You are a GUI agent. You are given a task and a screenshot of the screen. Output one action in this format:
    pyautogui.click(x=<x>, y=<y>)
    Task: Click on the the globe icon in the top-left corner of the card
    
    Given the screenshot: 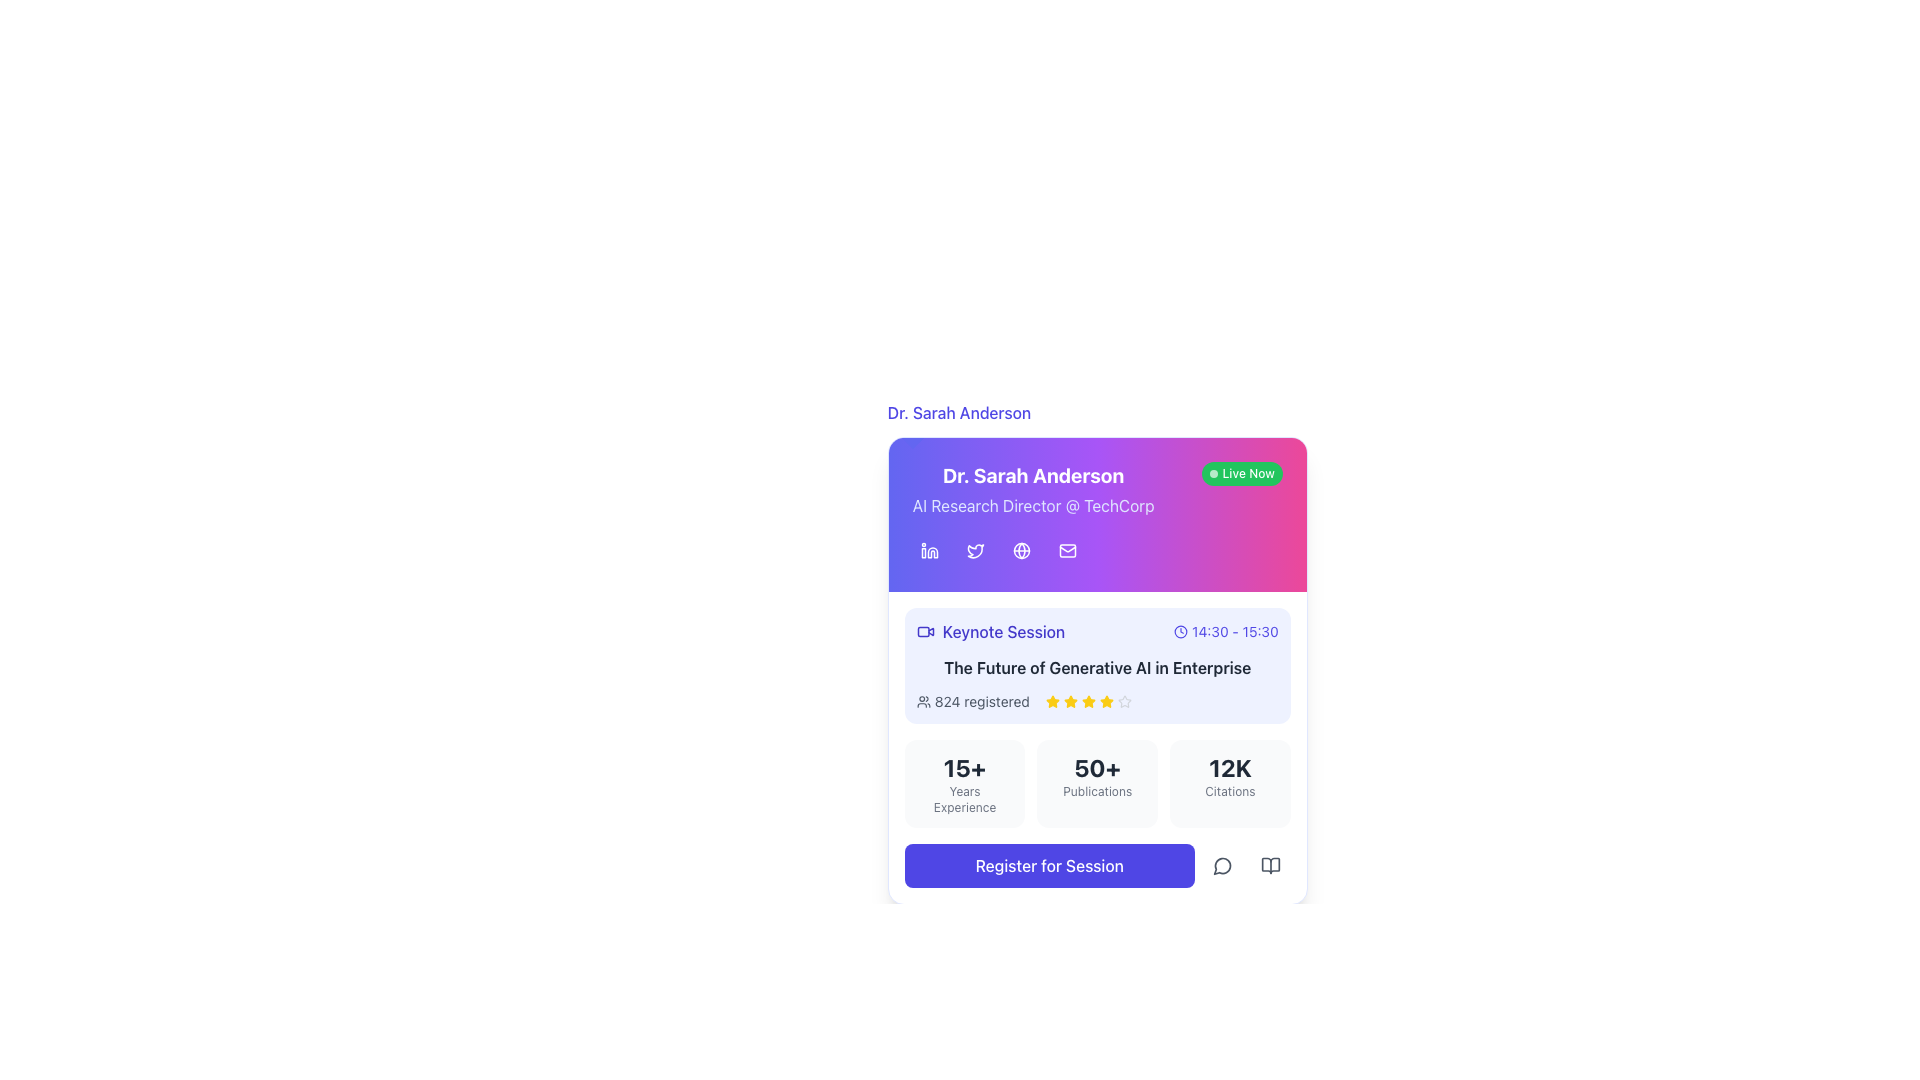 What is the action you would take?
    pyautogui.click(x=1021, y=551)
    